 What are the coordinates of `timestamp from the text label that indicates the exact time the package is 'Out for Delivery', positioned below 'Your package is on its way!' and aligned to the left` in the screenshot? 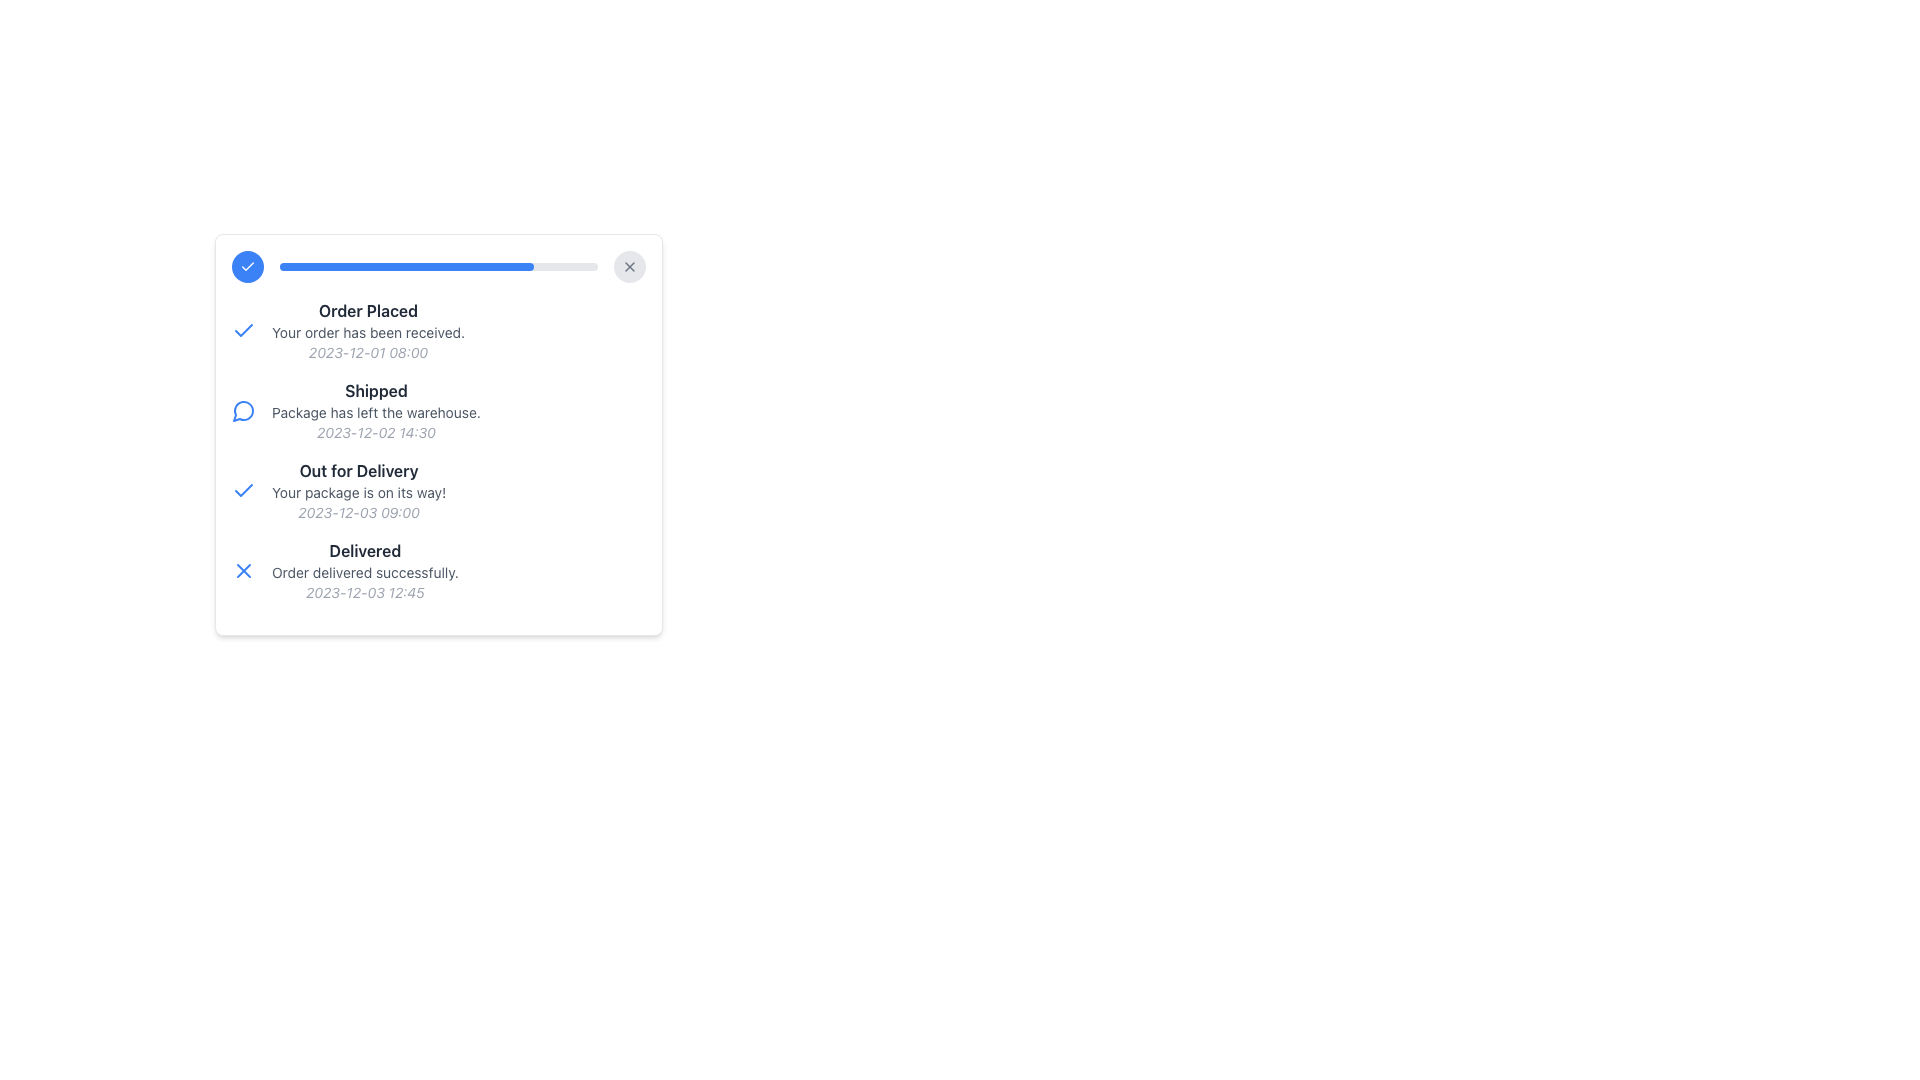 It's located at (359, 512).